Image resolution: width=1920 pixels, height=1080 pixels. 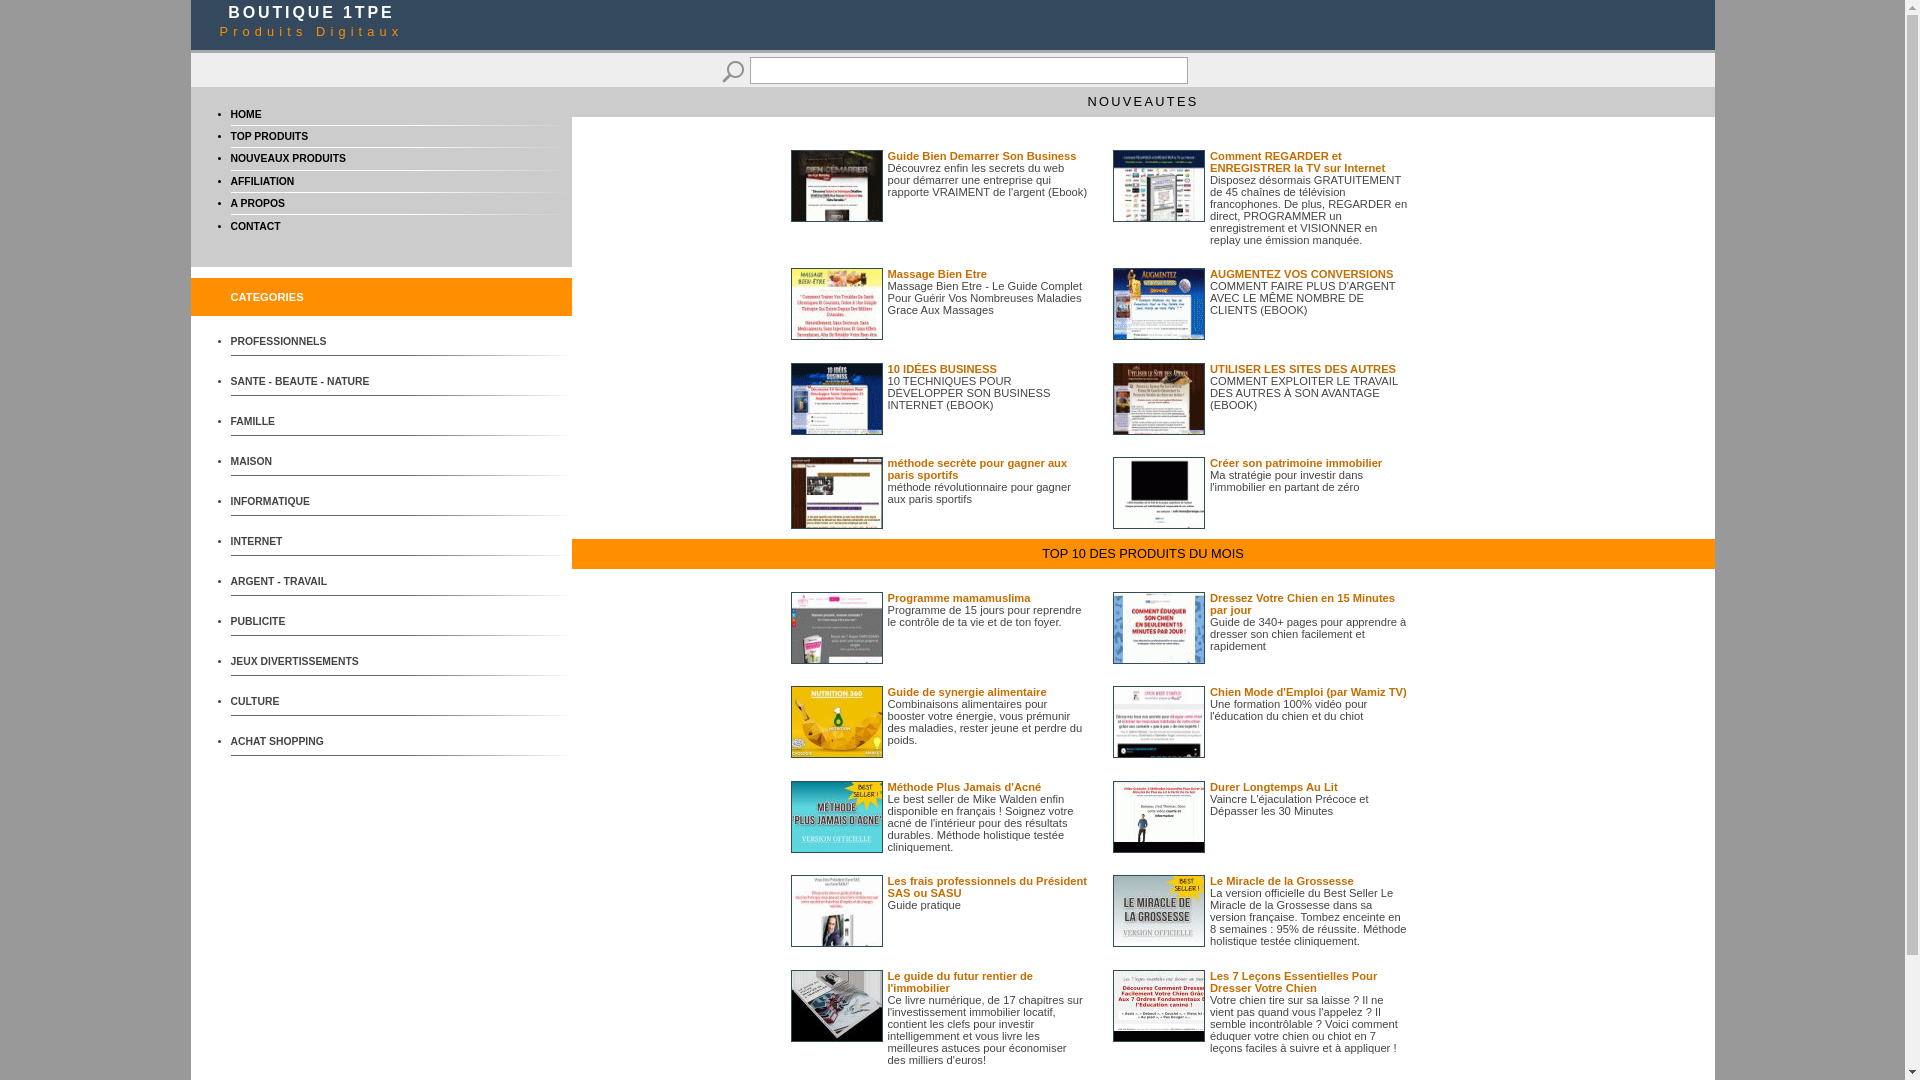 What do you see at coordinates (982, 154) in the screenshot?
I see `'Guide Bien Demarrer Son Business'` at bounding box center [982, 154].